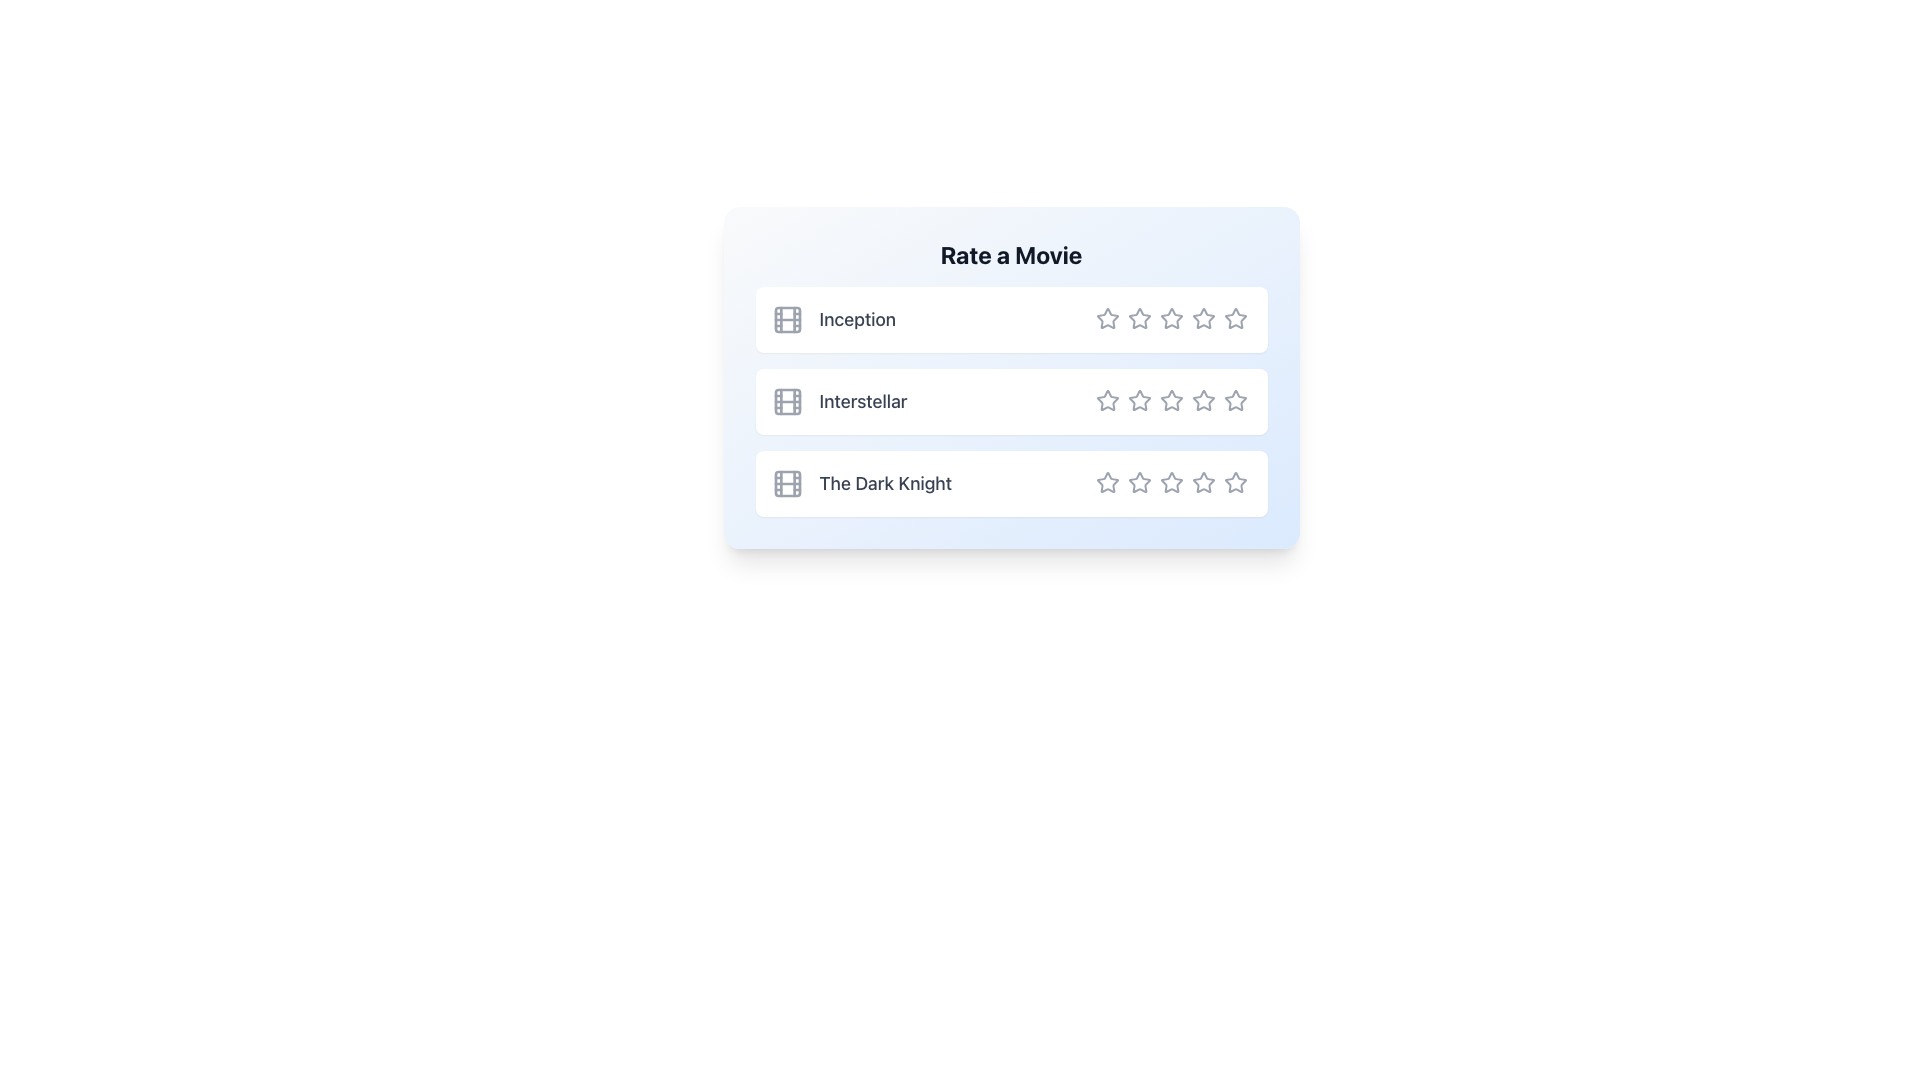  Describe the element at coordinates (1202, 318) in the screenshot. I see `the fourth star icon in the rating system for the movie 'Inception' to provide a rating` at that location.